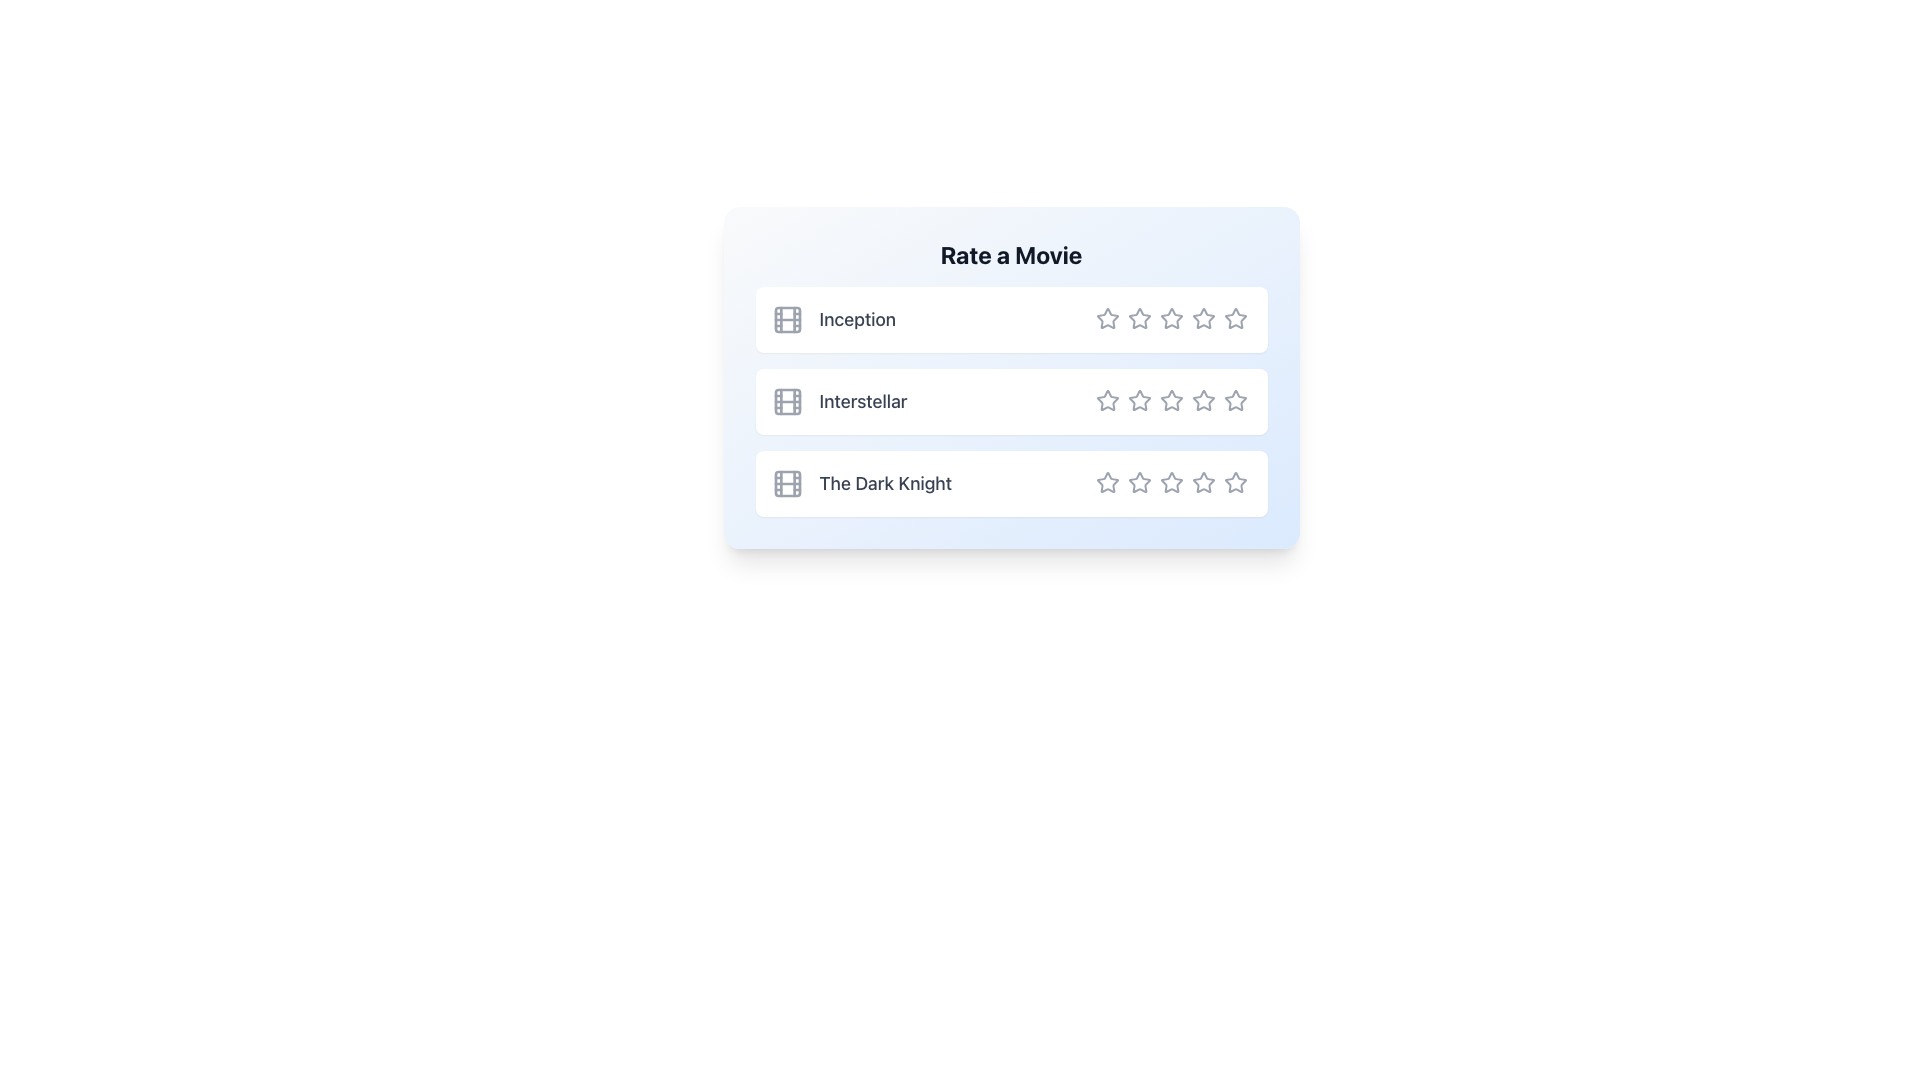  Describe the element at coordinates (1202, 318) in the screenshot. I see `the fourth star icon in the rating system for the movie 'Inception' to provide a rating` at that location.